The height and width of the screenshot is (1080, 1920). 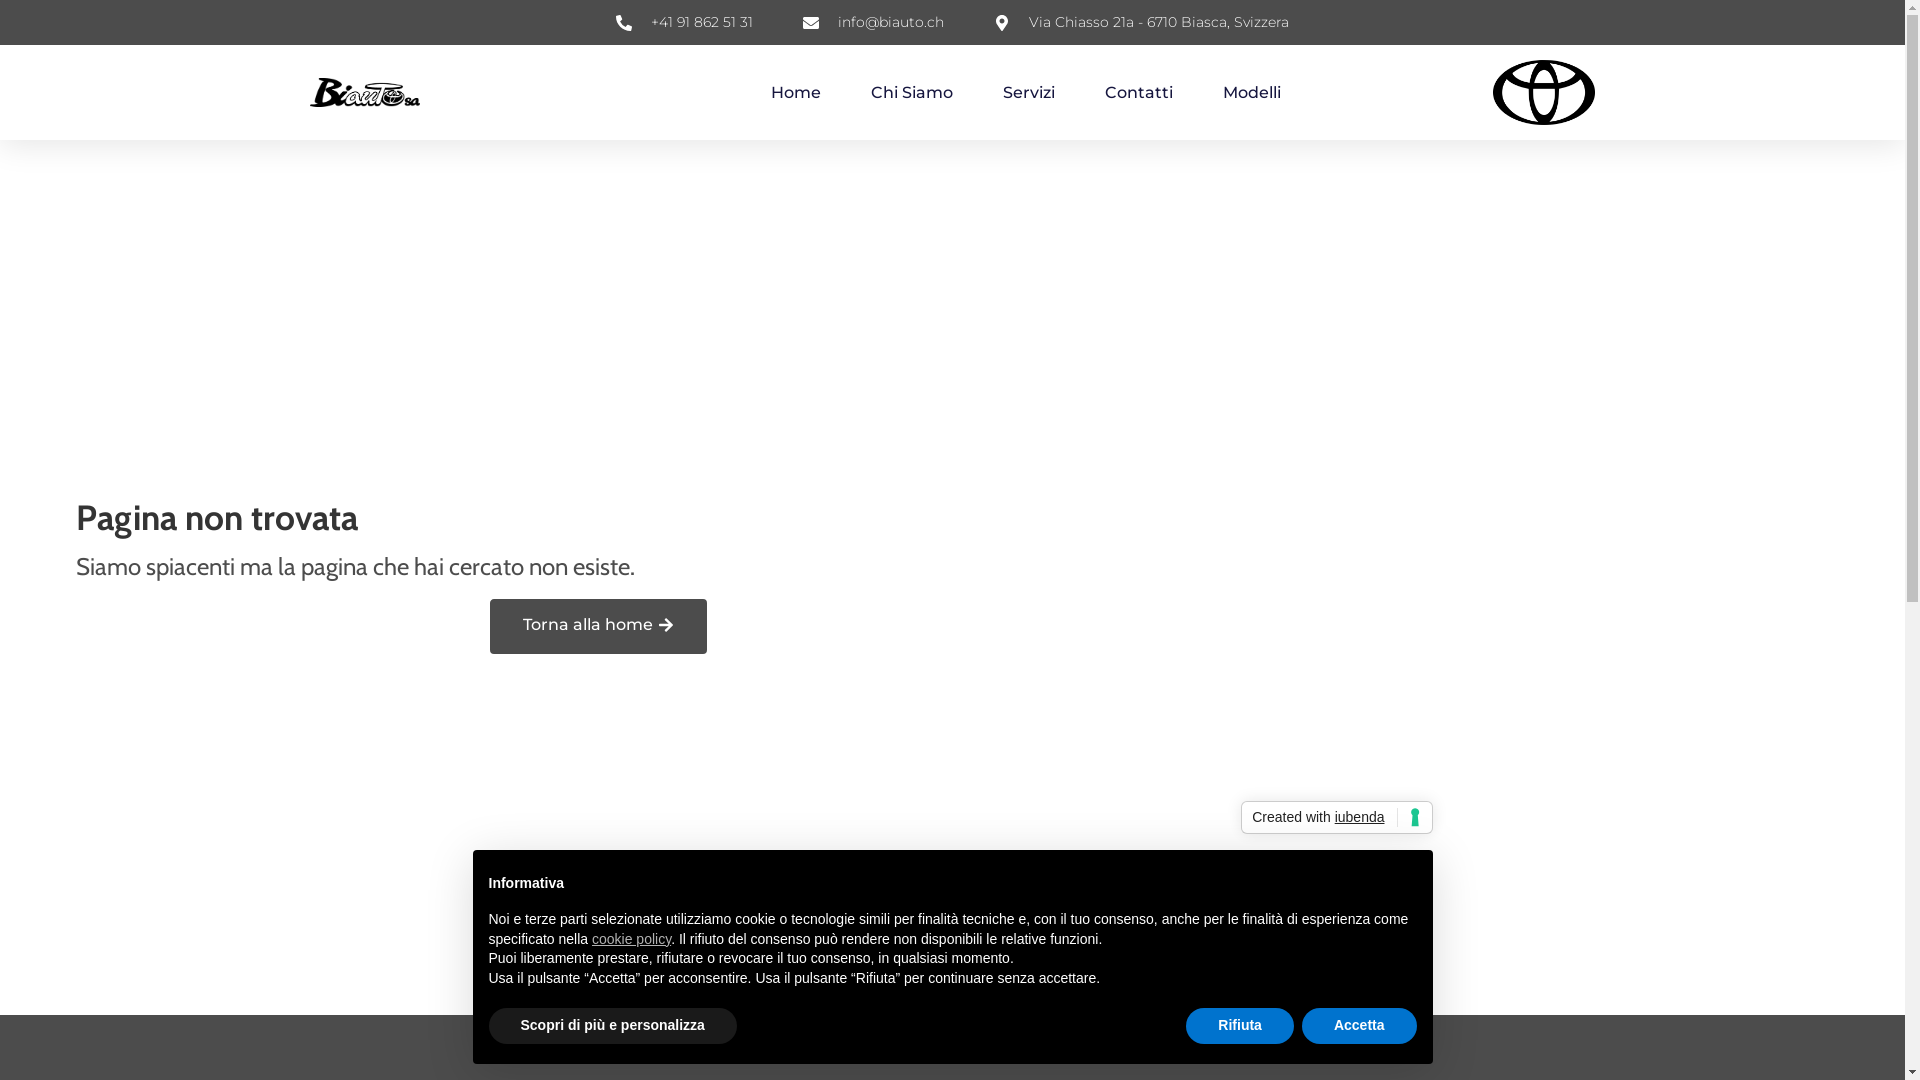 I want to click on 'Created with iubenda', so click(x=1240, y=817).